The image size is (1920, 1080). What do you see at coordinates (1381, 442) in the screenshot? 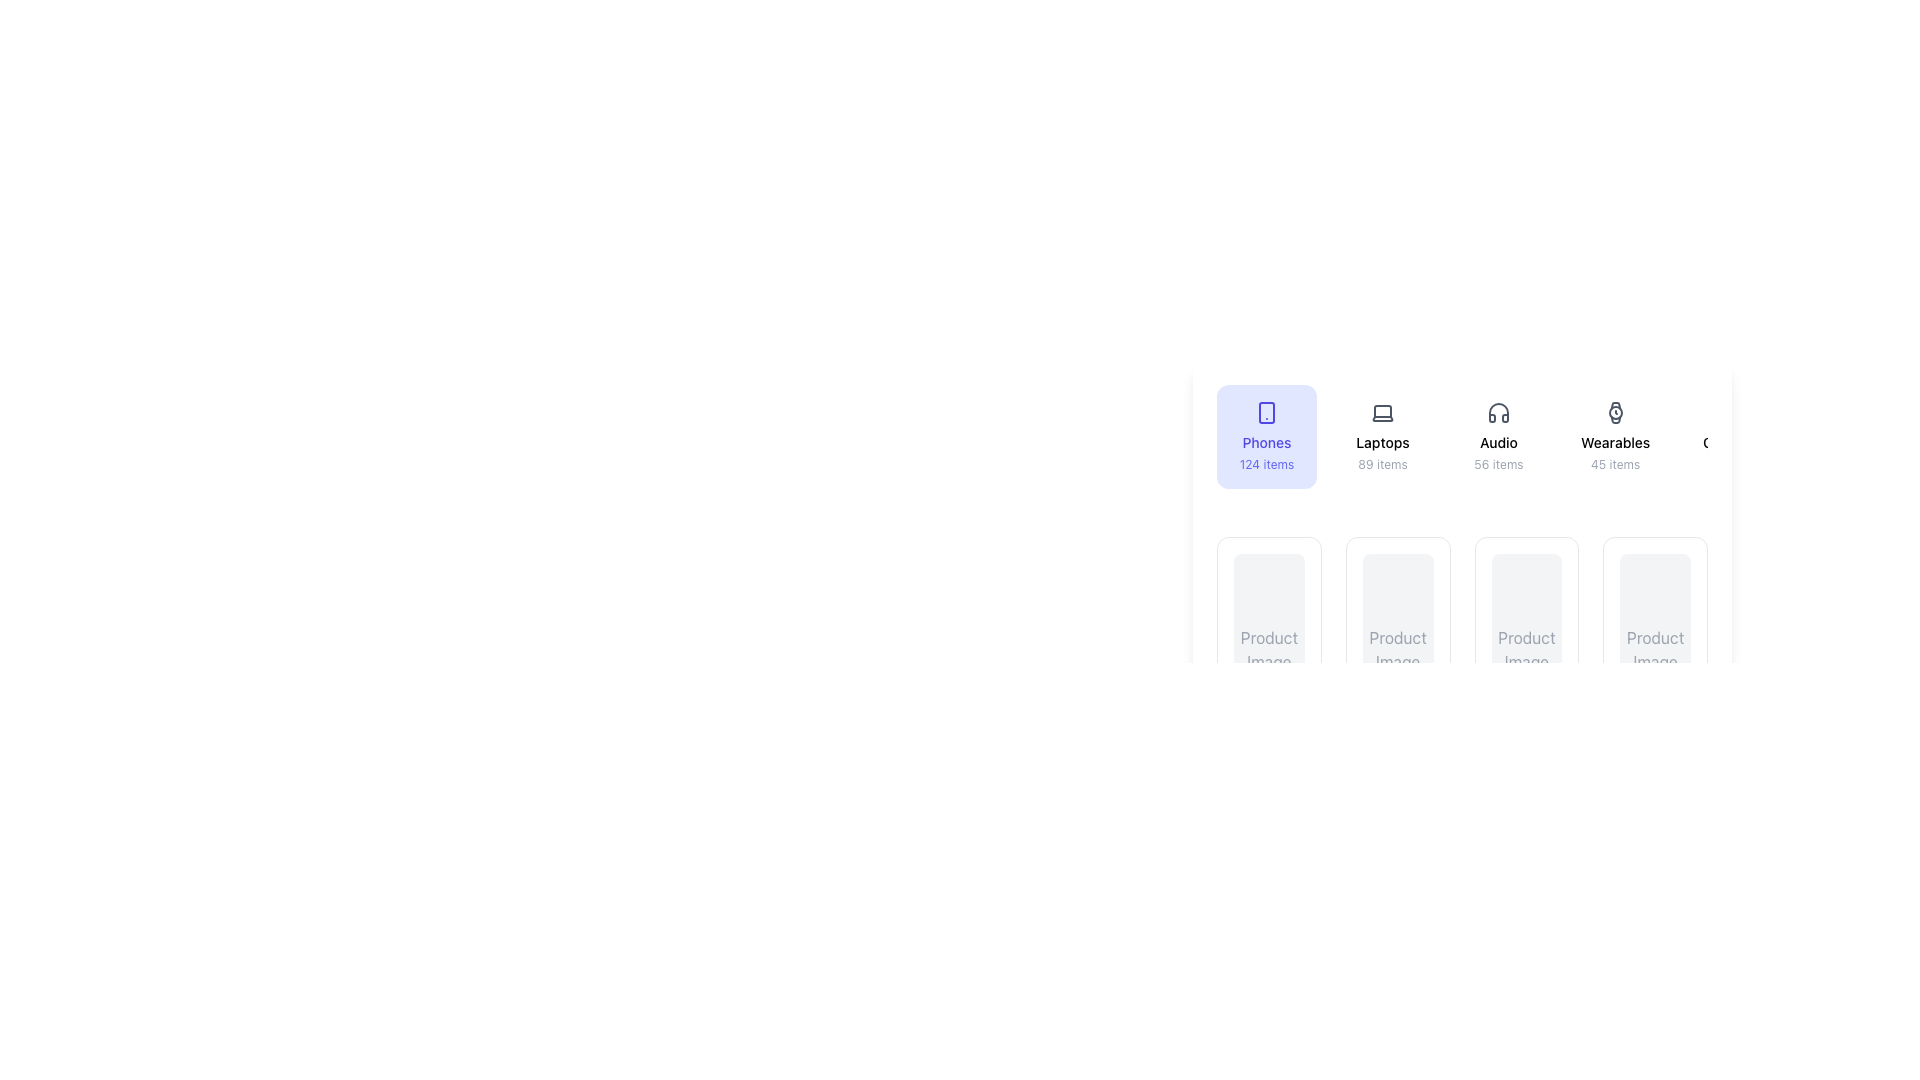
I see `the 'Laptops' category label, which is part of a vertical stack including a laptop icon above it and a label '89 items' below, located second from the left in the row of categories at the top of the interface` at bounding box center [1381, 442].